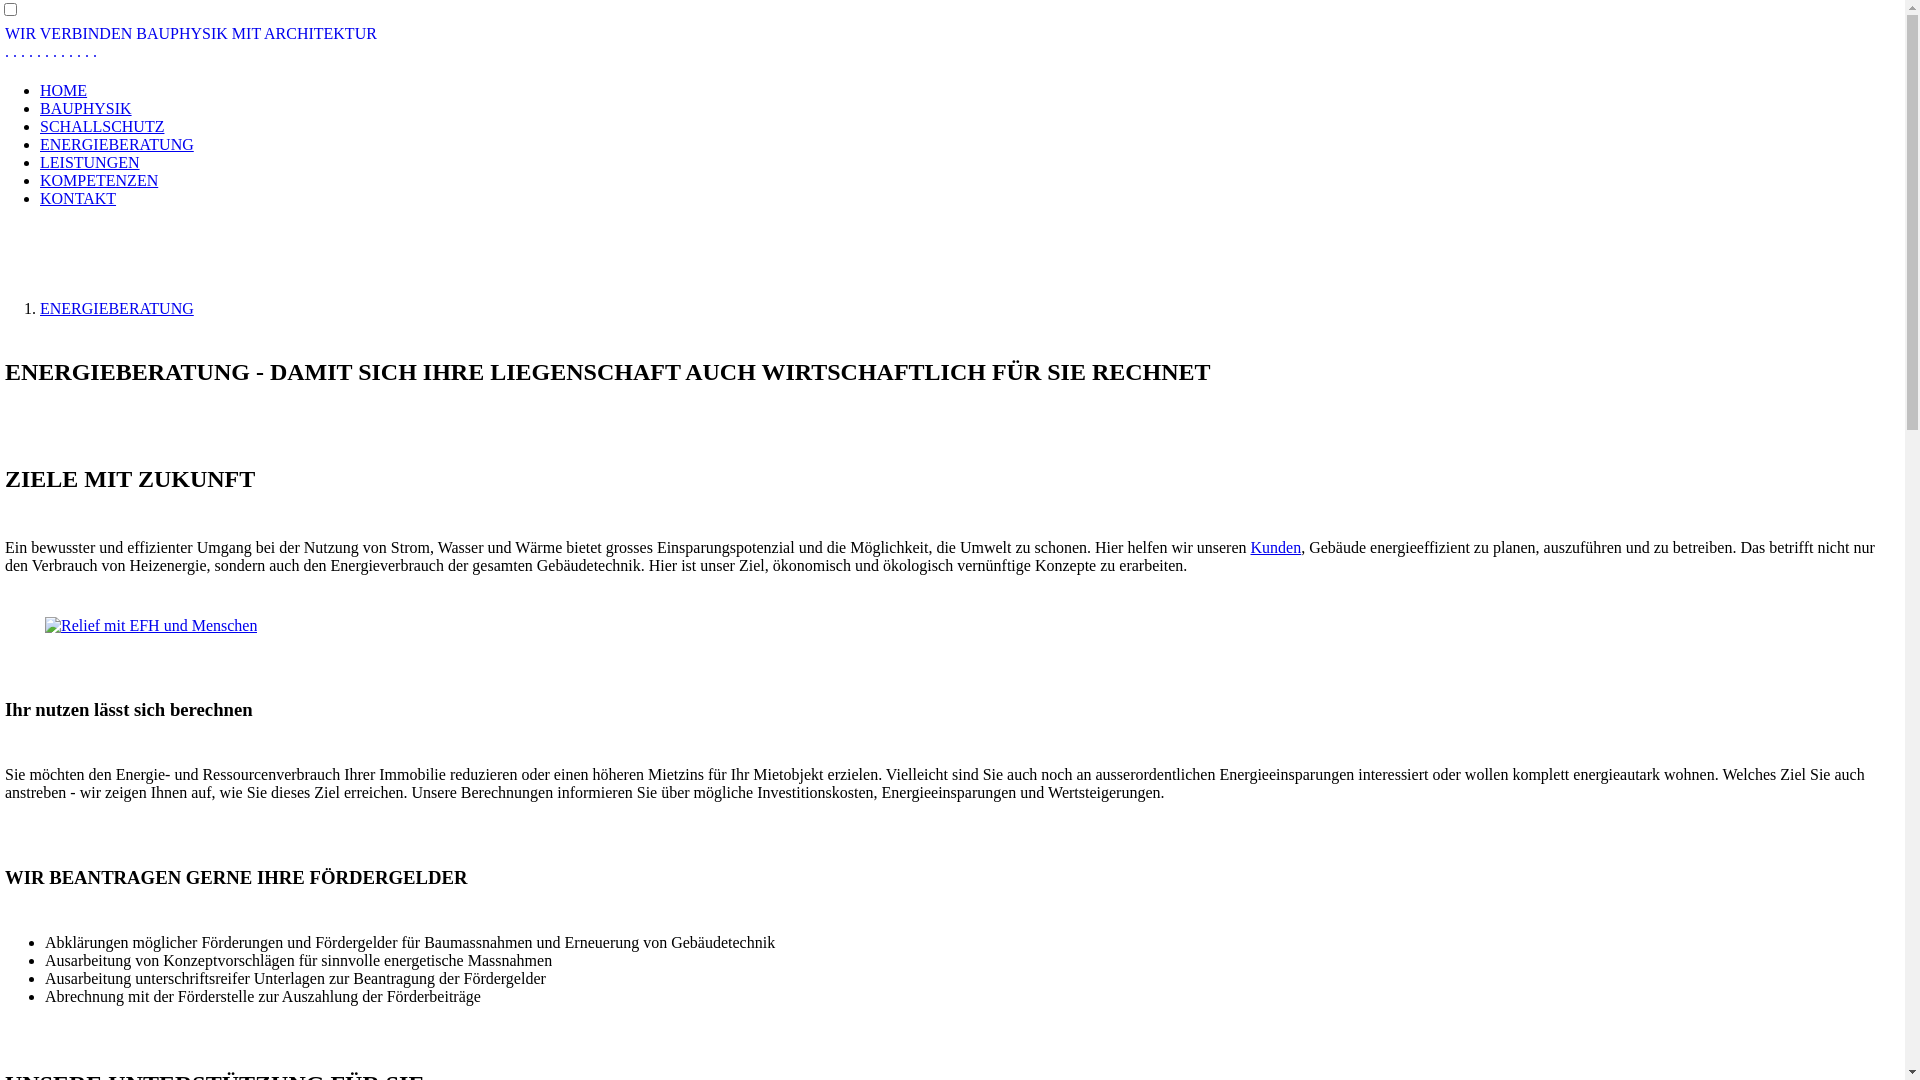 The height and width of the screenshot is (1080, 1920). What do you see at coordinates (89, 161) in the screenshot?
I see `'LEISTUNGEN'` at bounding box center [89, 161].